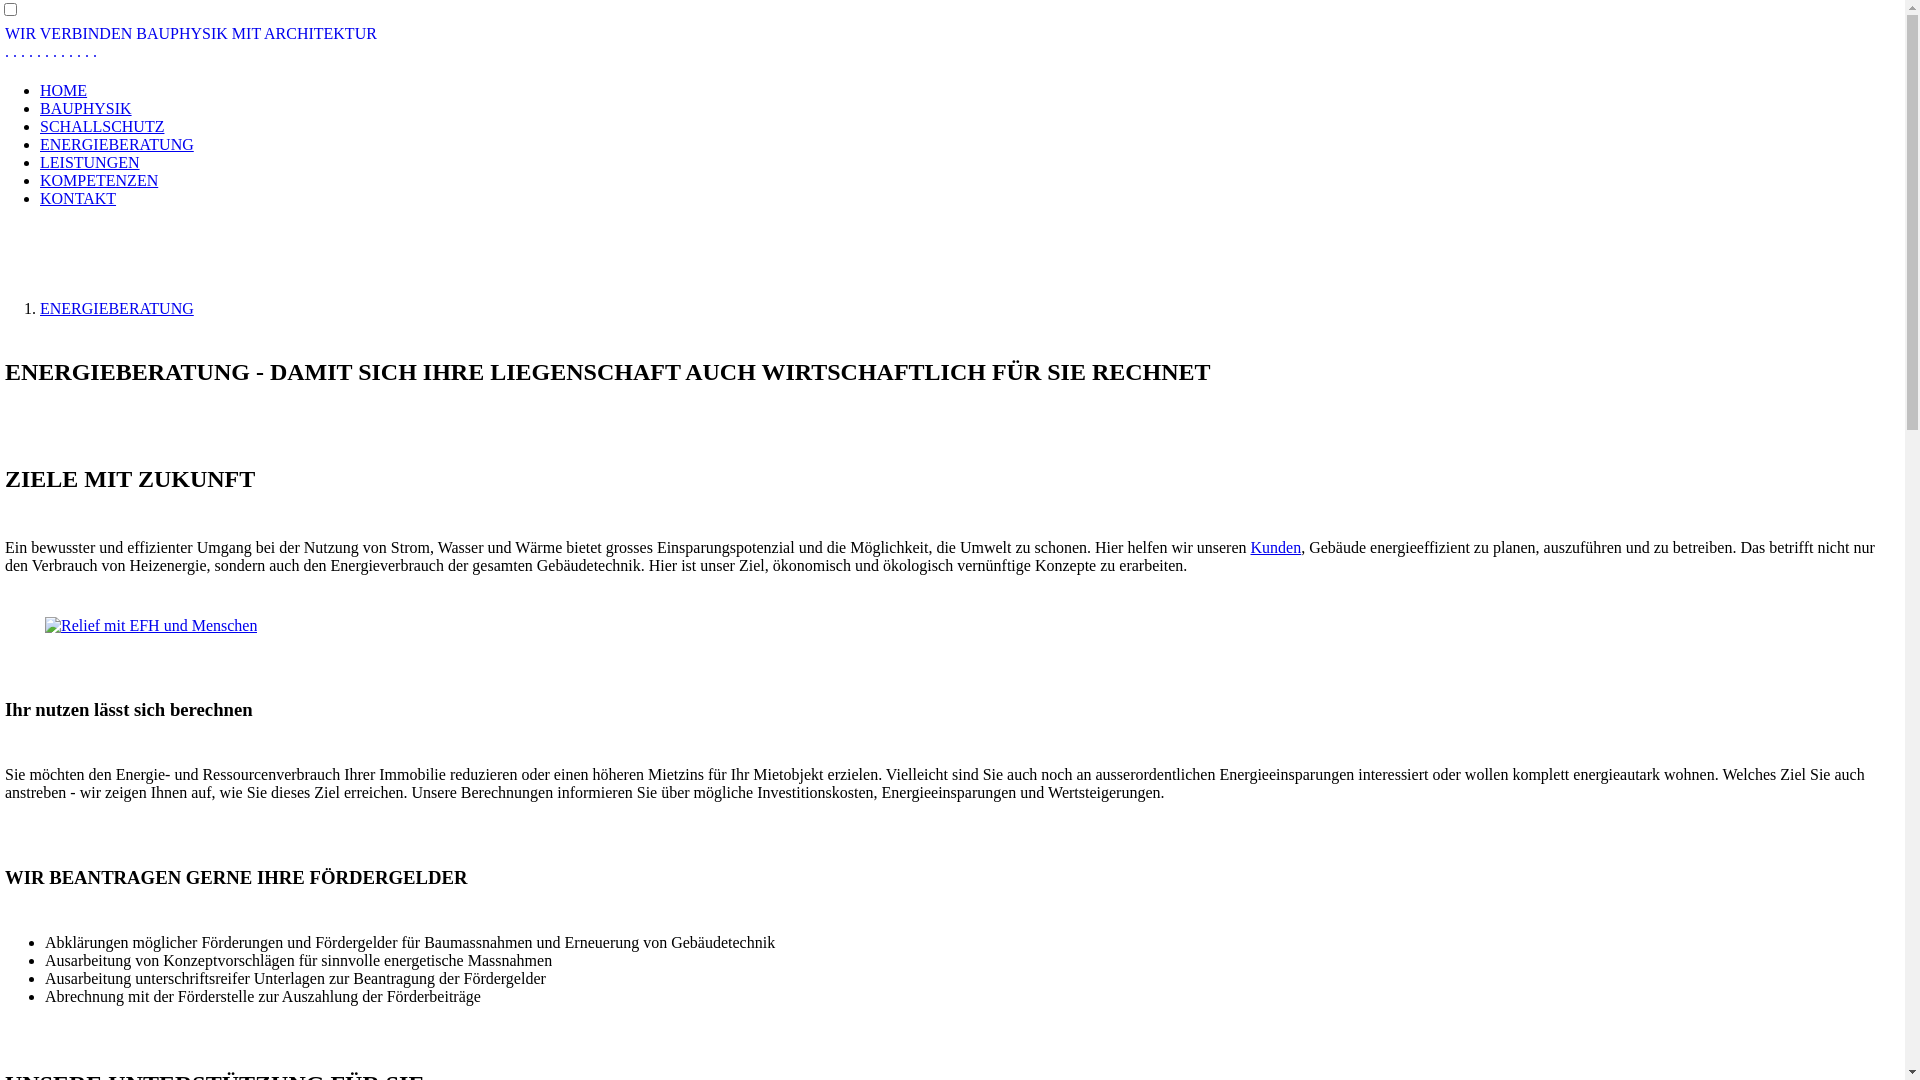 The height and width of the screenshot is (1080, 1920). What do you see at coordinates (89, 161) in the screenshot?
I see `'LEISTUNGEN'` at bounding box center [89, 161].